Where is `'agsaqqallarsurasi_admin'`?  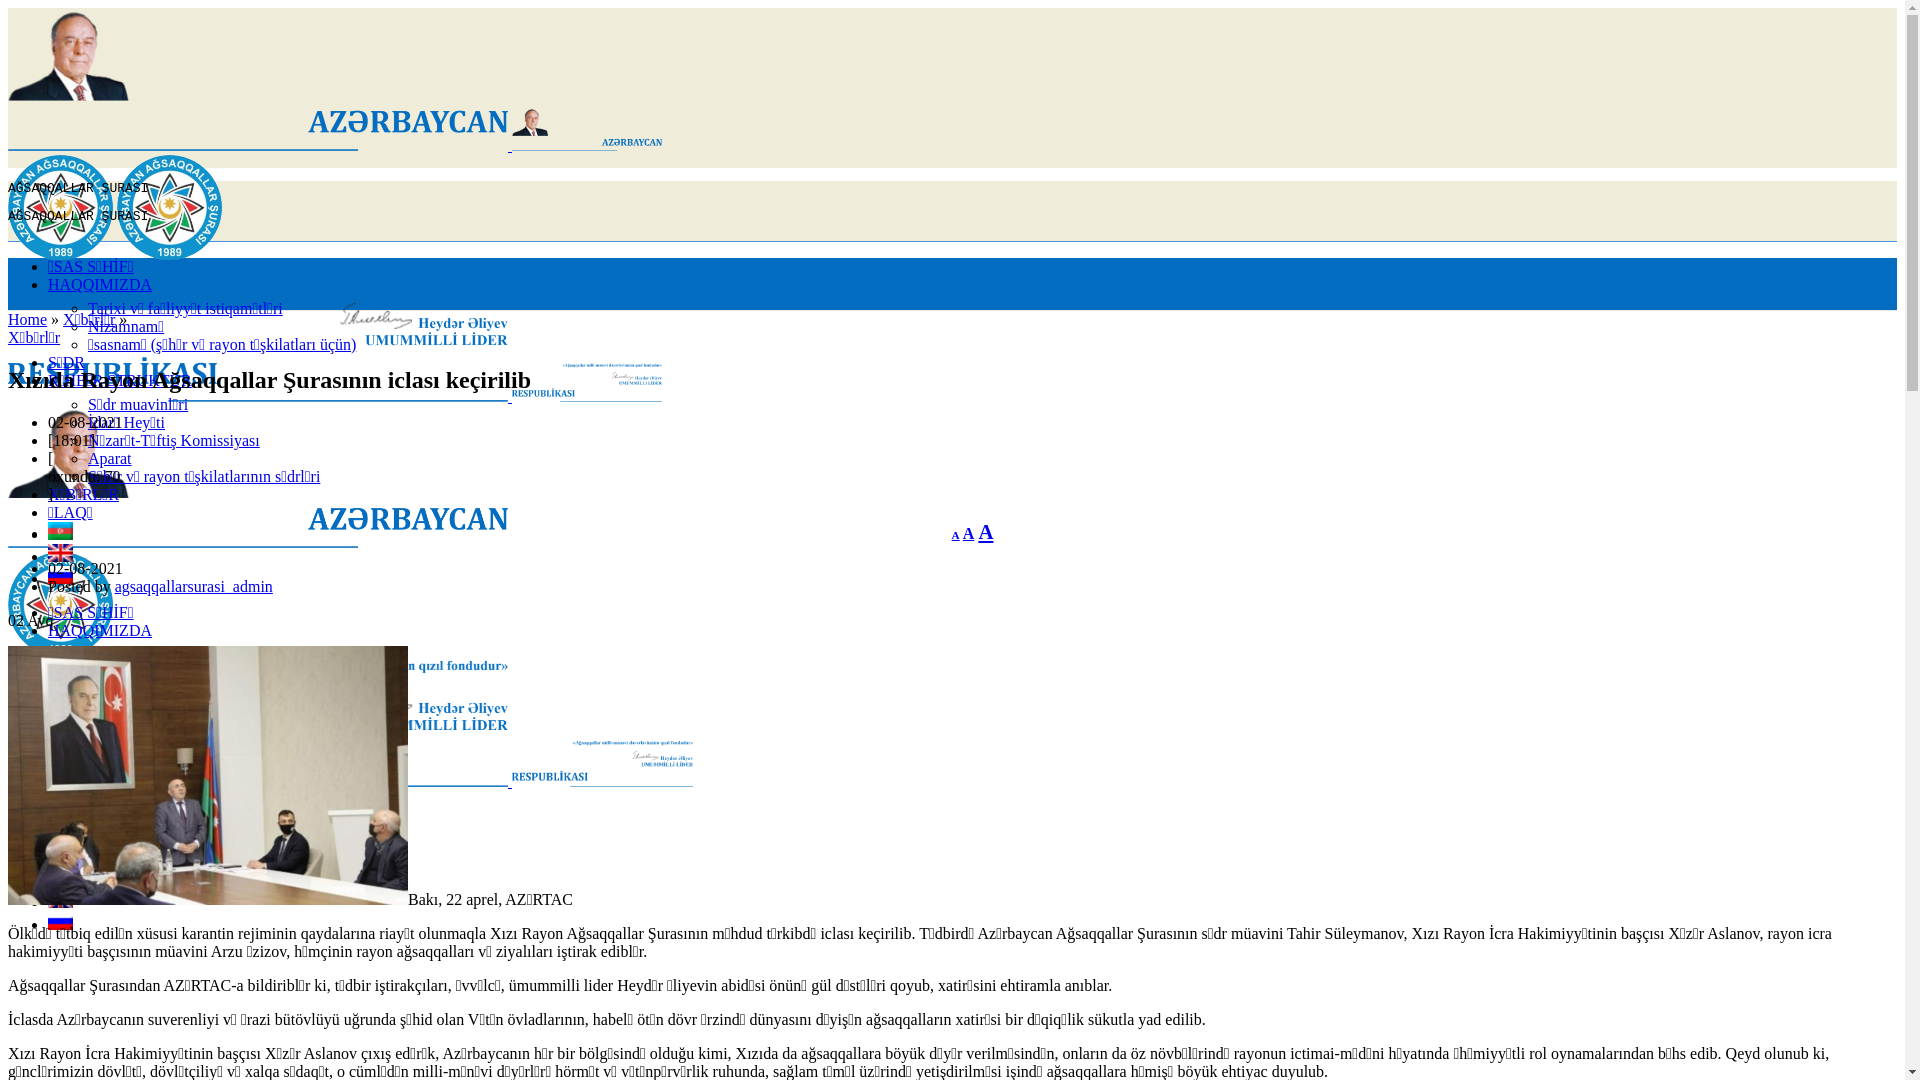
'agsaqqallarsurasi_admin' is located at coordinates (114, 585).